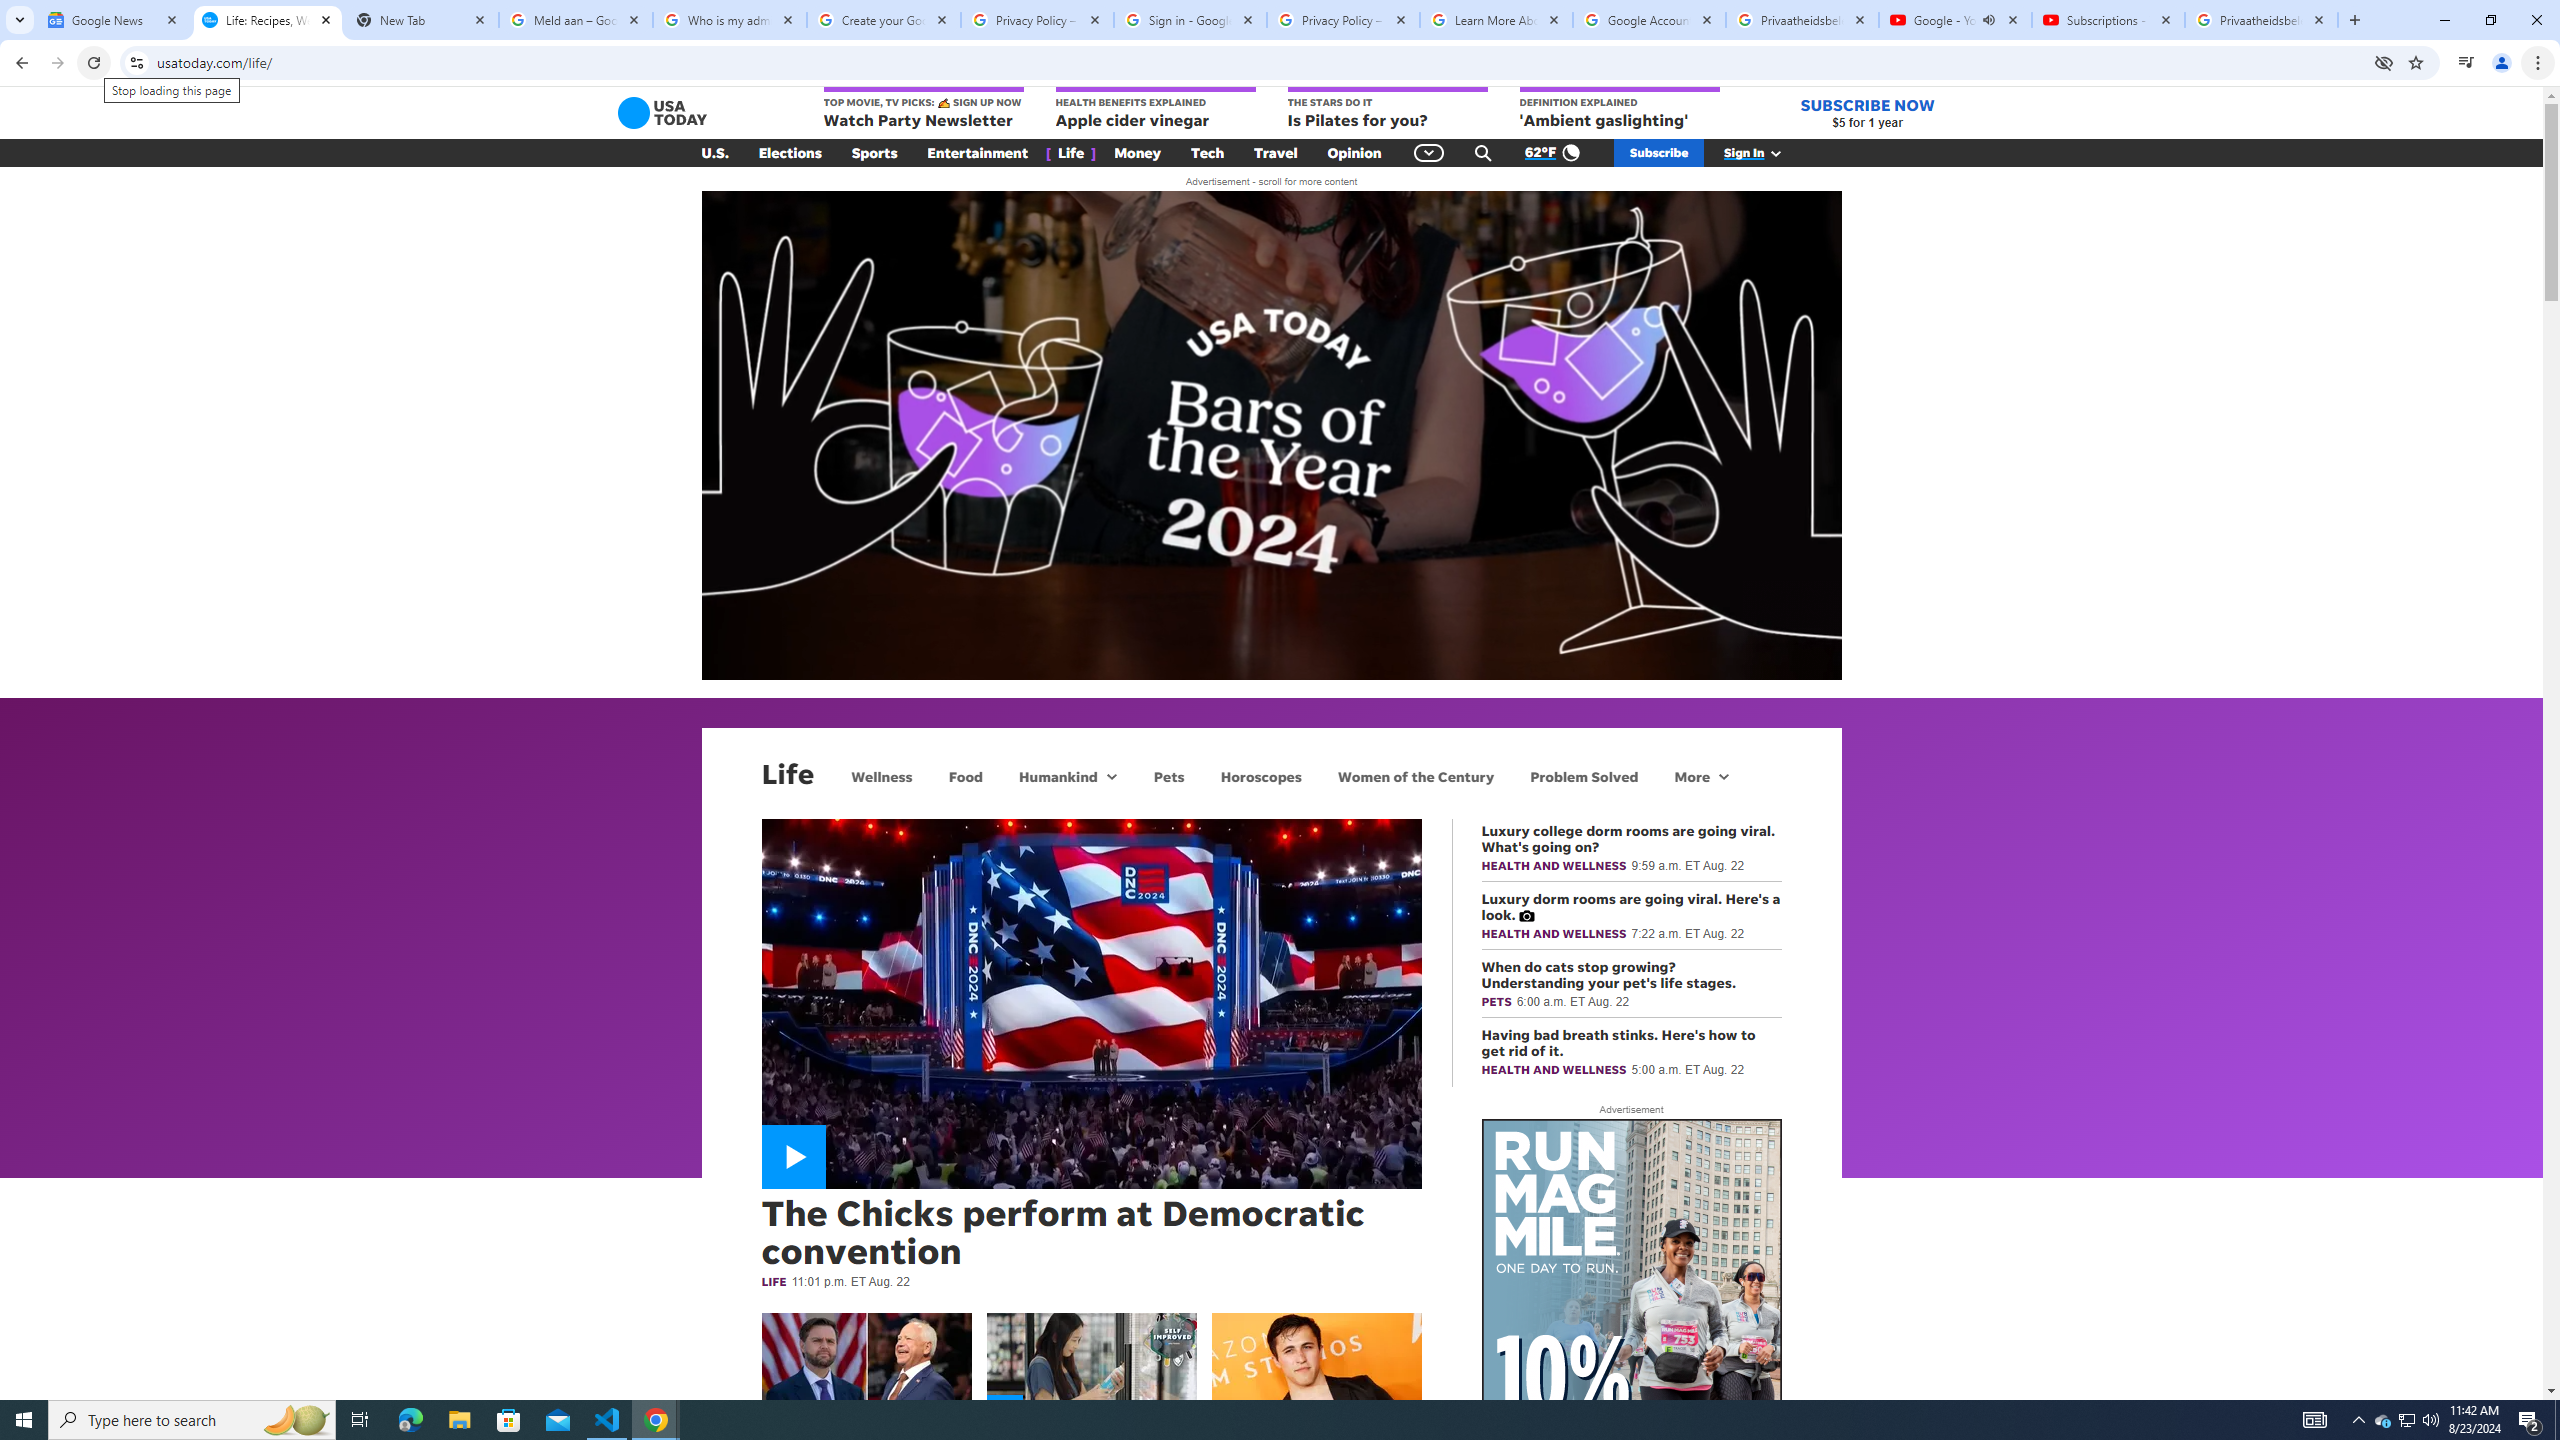  Describe the element at coordinates (1762, 153) in the screenshot. I see `'Sign In'` at that location.